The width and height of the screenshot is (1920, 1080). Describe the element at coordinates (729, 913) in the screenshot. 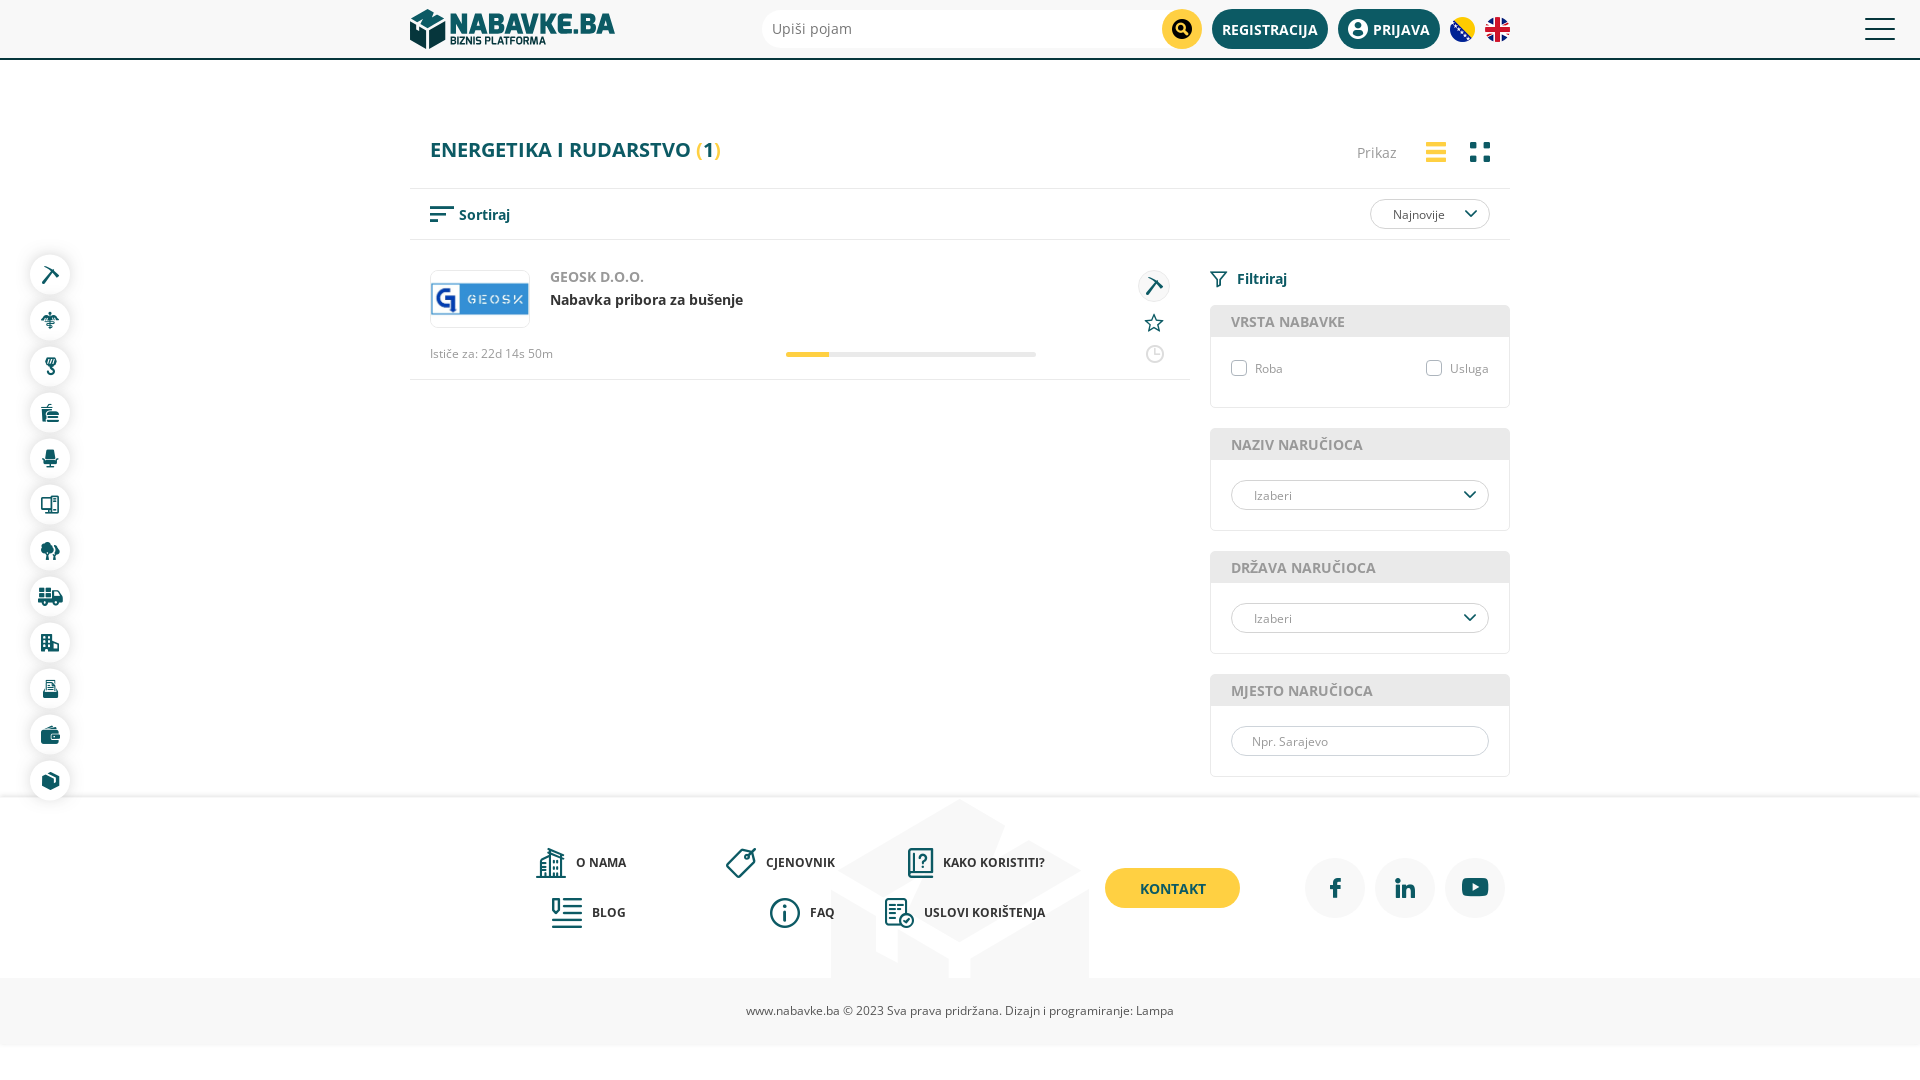

I see `'FAQ'` at that location.